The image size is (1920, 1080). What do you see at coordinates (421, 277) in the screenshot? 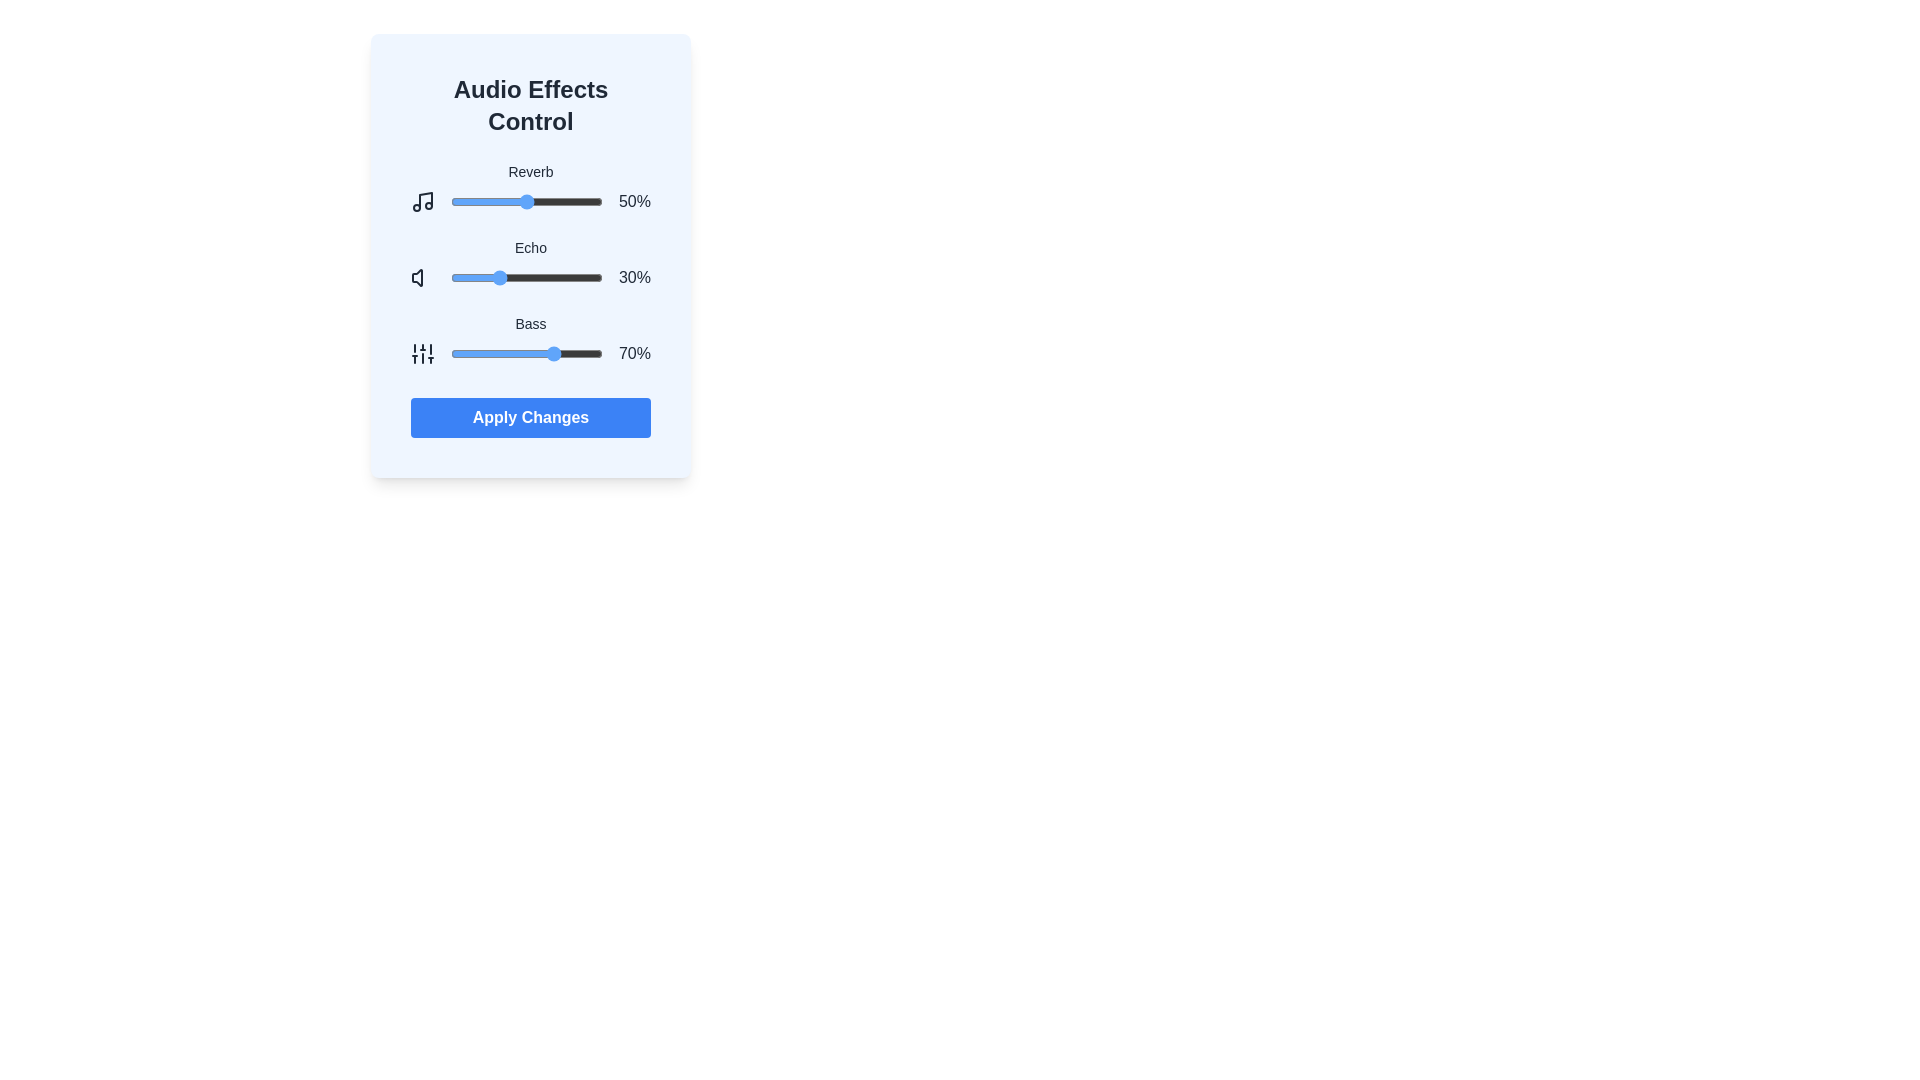
I see `the volume adjustment icon located to the left of the range slider and the '30%' label in the middle row of the 'Audio Effects Control' panel` at bounding box center [421, 277].